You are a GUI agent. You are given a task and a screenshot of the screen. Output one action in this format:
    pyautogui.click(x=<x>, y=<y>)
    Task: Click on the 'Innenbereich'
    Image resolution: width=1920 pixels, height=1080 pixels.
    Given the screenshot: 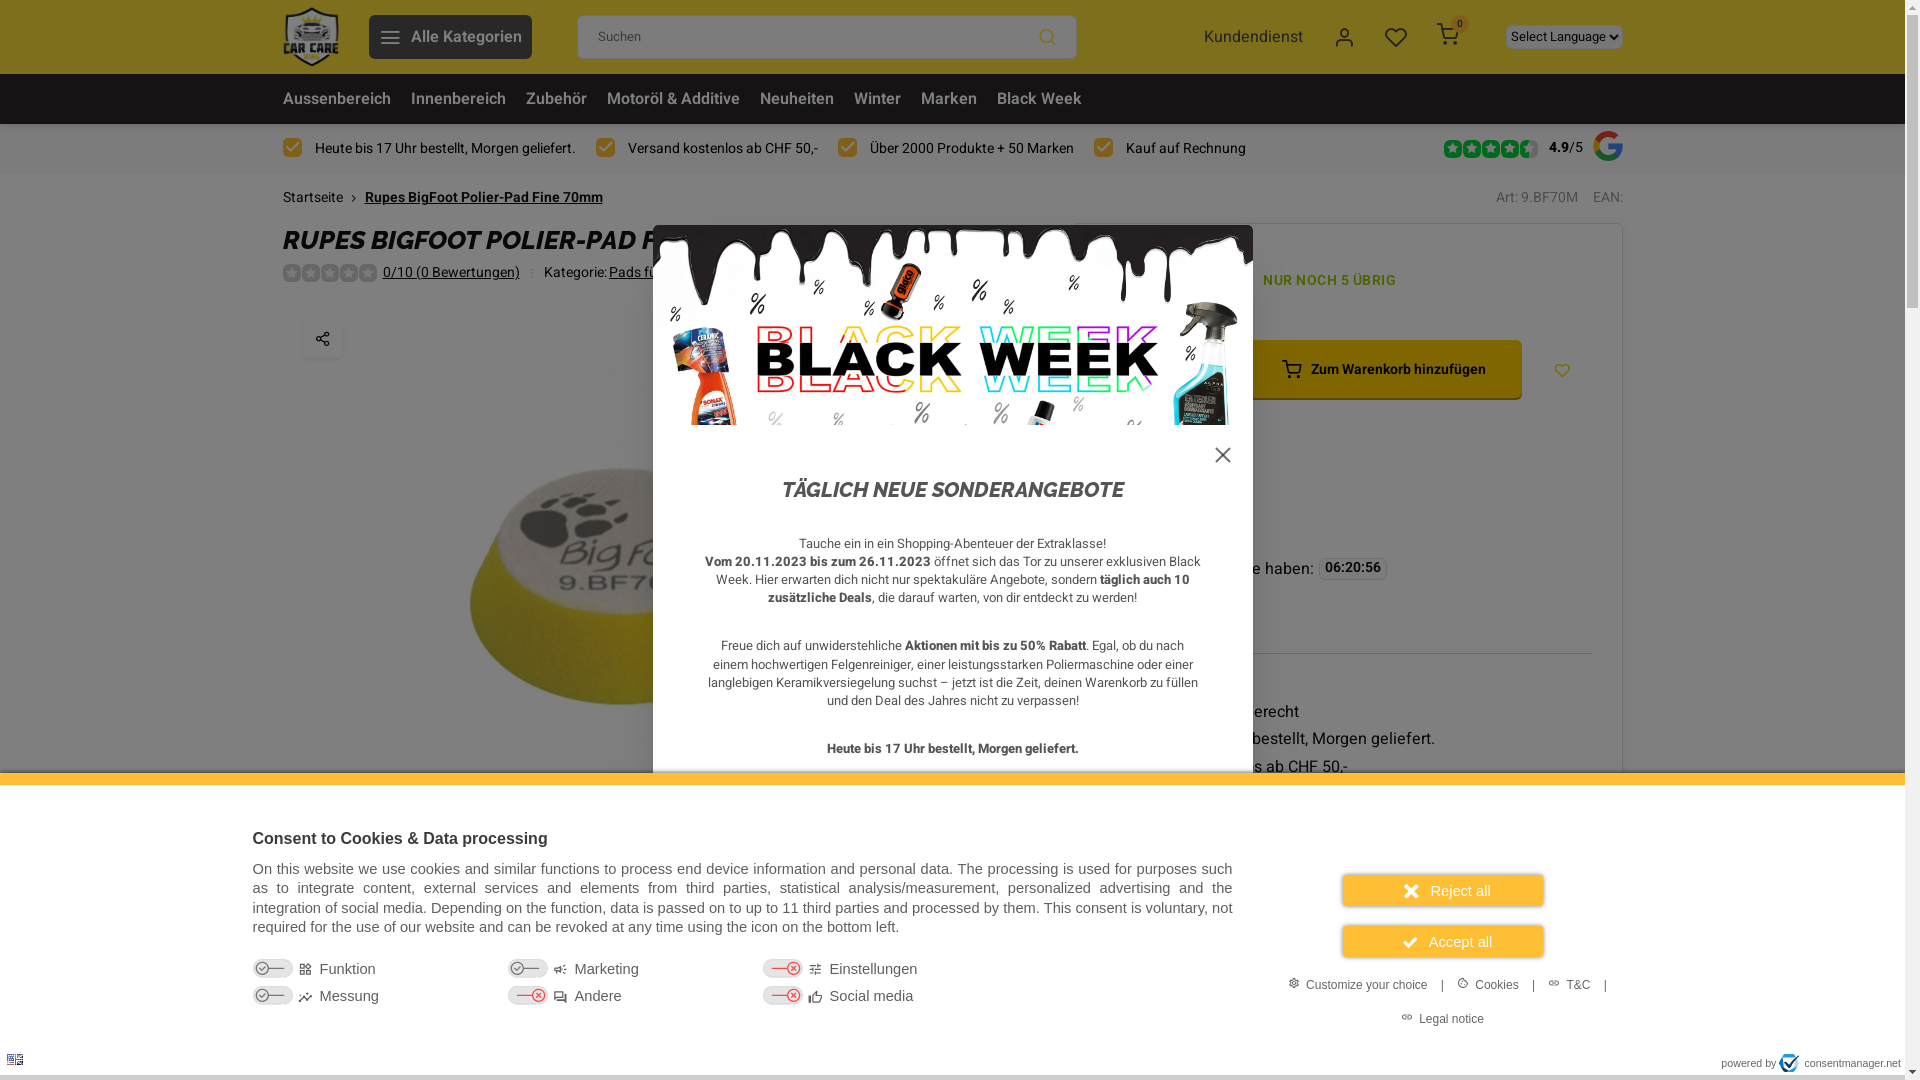 What is the action you would take?
    pyautogui.click(x=456, y=99)
    